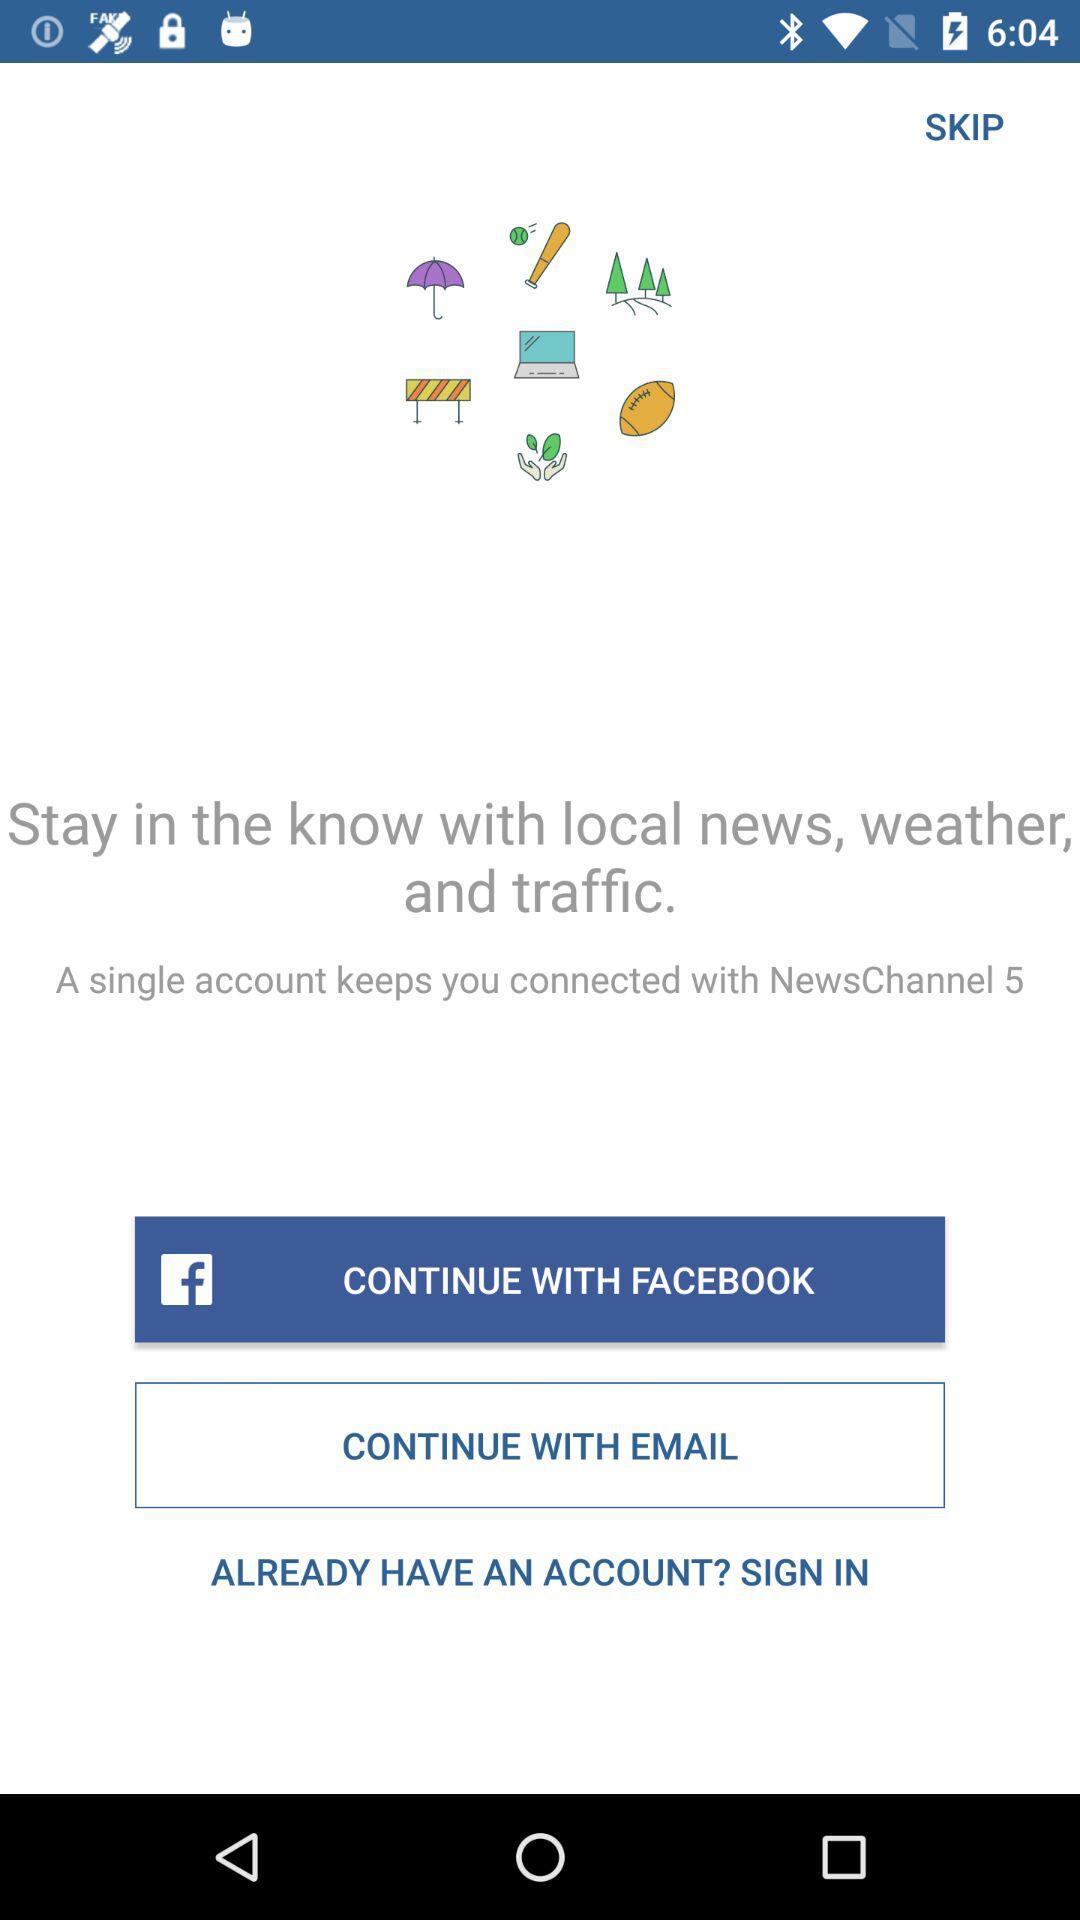 This screenshot has height=1920, width=1080. Describe the element at coordinates (963, 124) in the screenshot. I see `skip` at that location.